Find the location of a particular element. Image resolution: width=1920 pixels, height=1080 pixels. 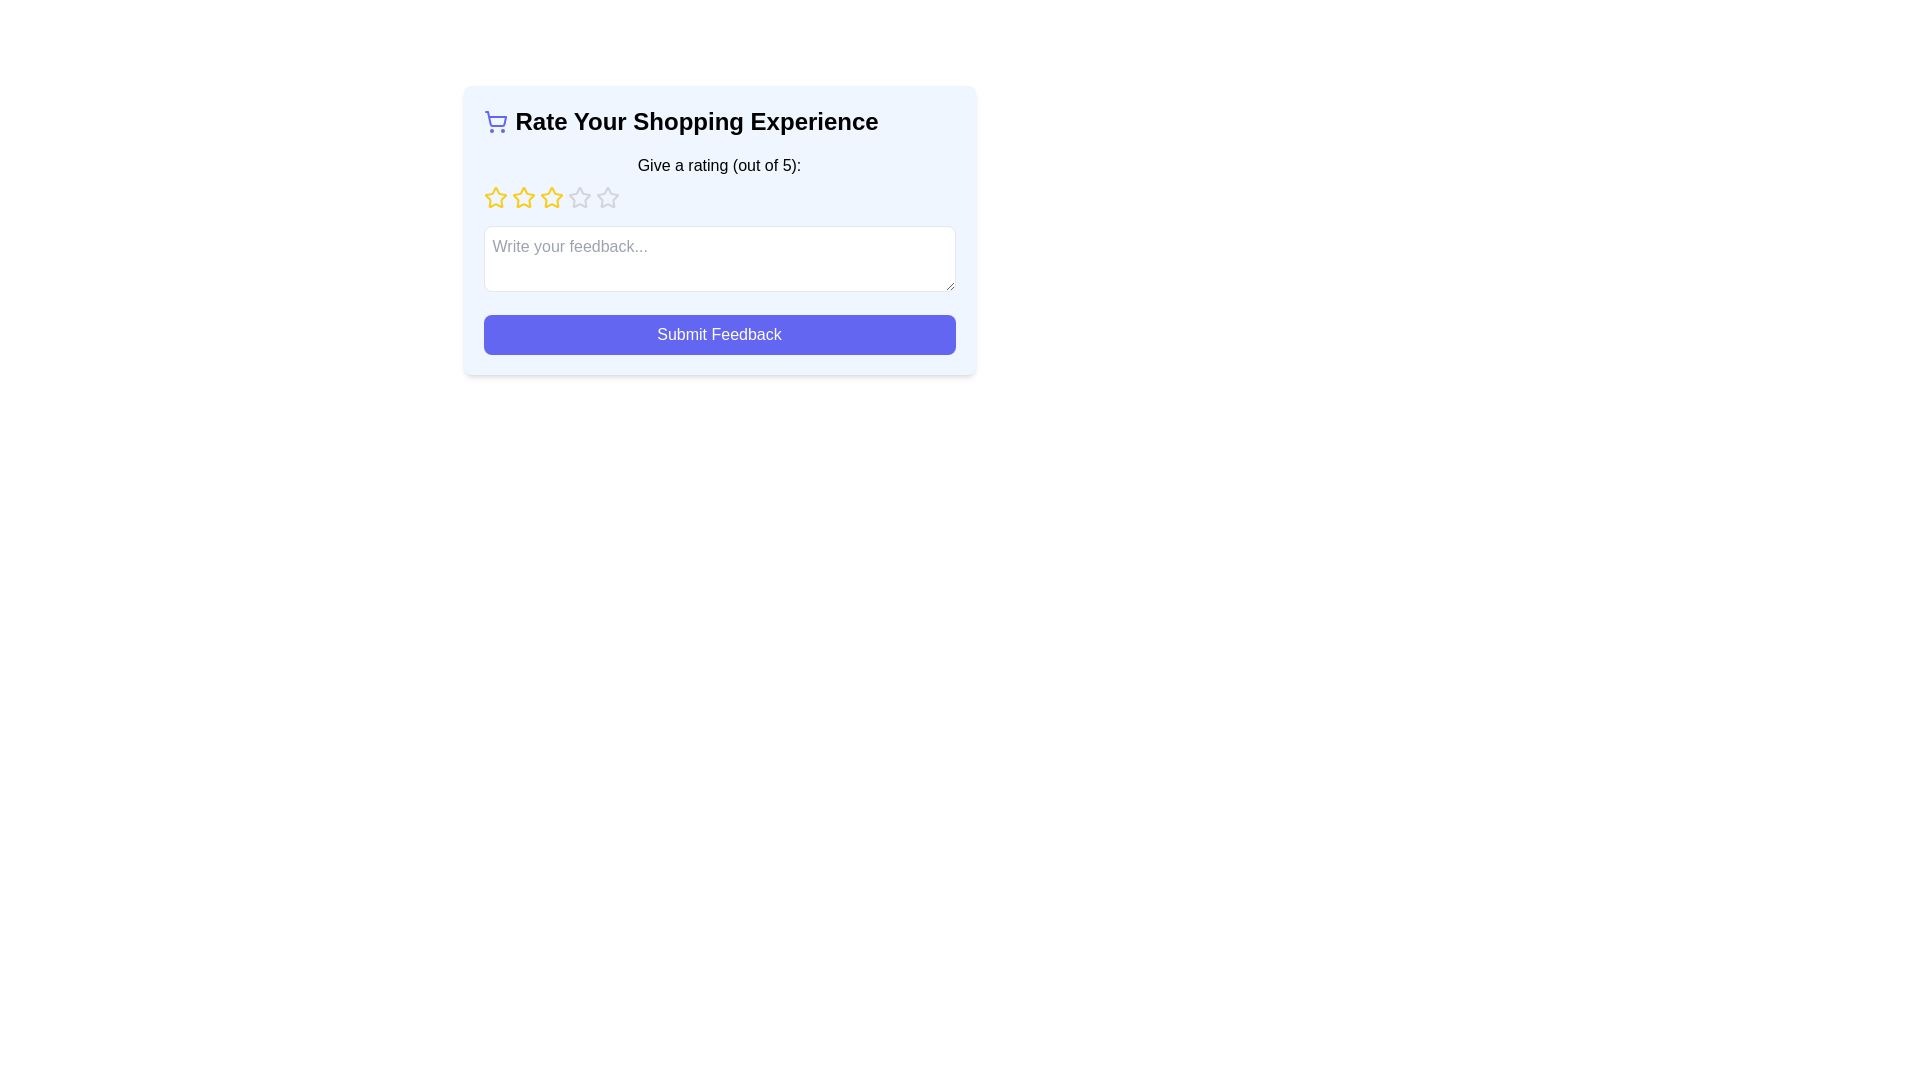

the first star in the rating component, which is a yellow outlined star with a hollow center is located at coordinates (495, 197).